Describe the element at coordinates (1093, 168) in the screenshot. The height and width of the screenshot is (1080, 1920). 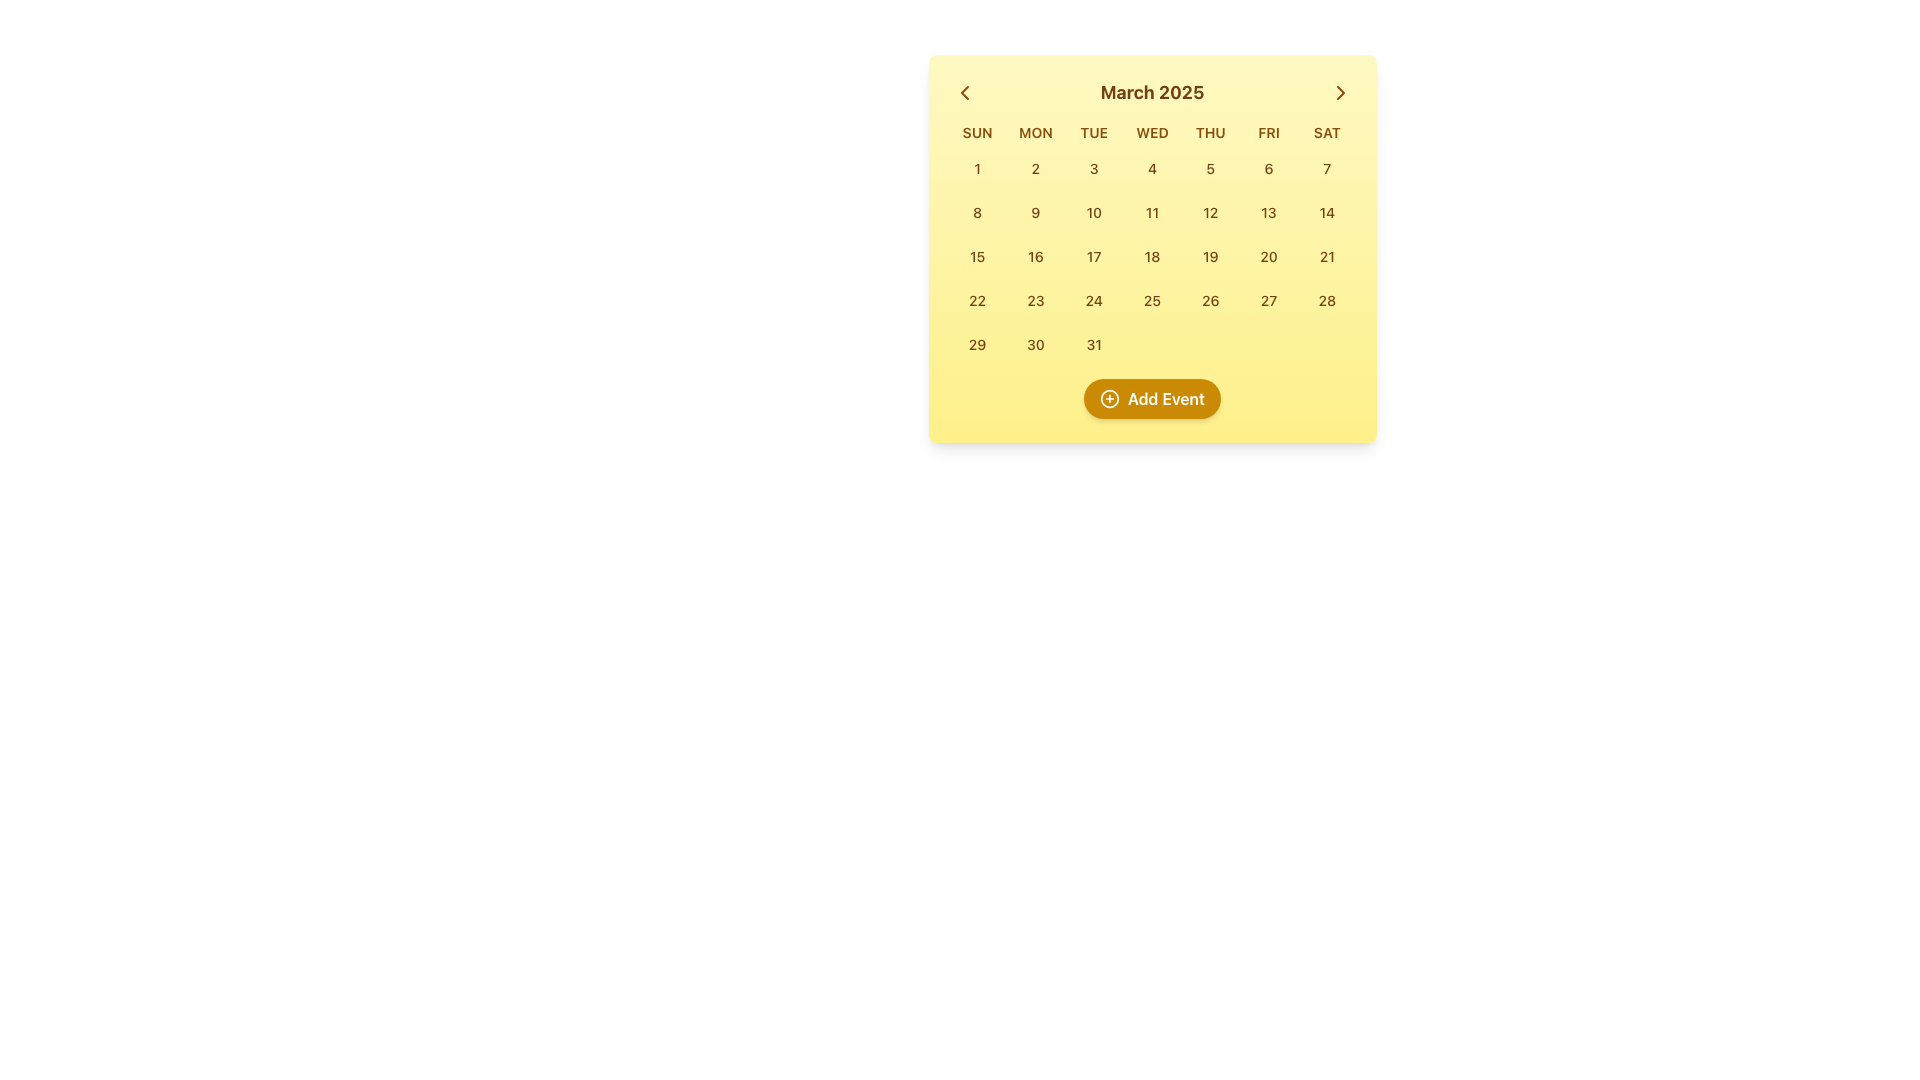
I see `the Date Cell containing the number '3' with a yellow background in the calendar interface, which corresponds to Tuesday in the week layout` at that location.